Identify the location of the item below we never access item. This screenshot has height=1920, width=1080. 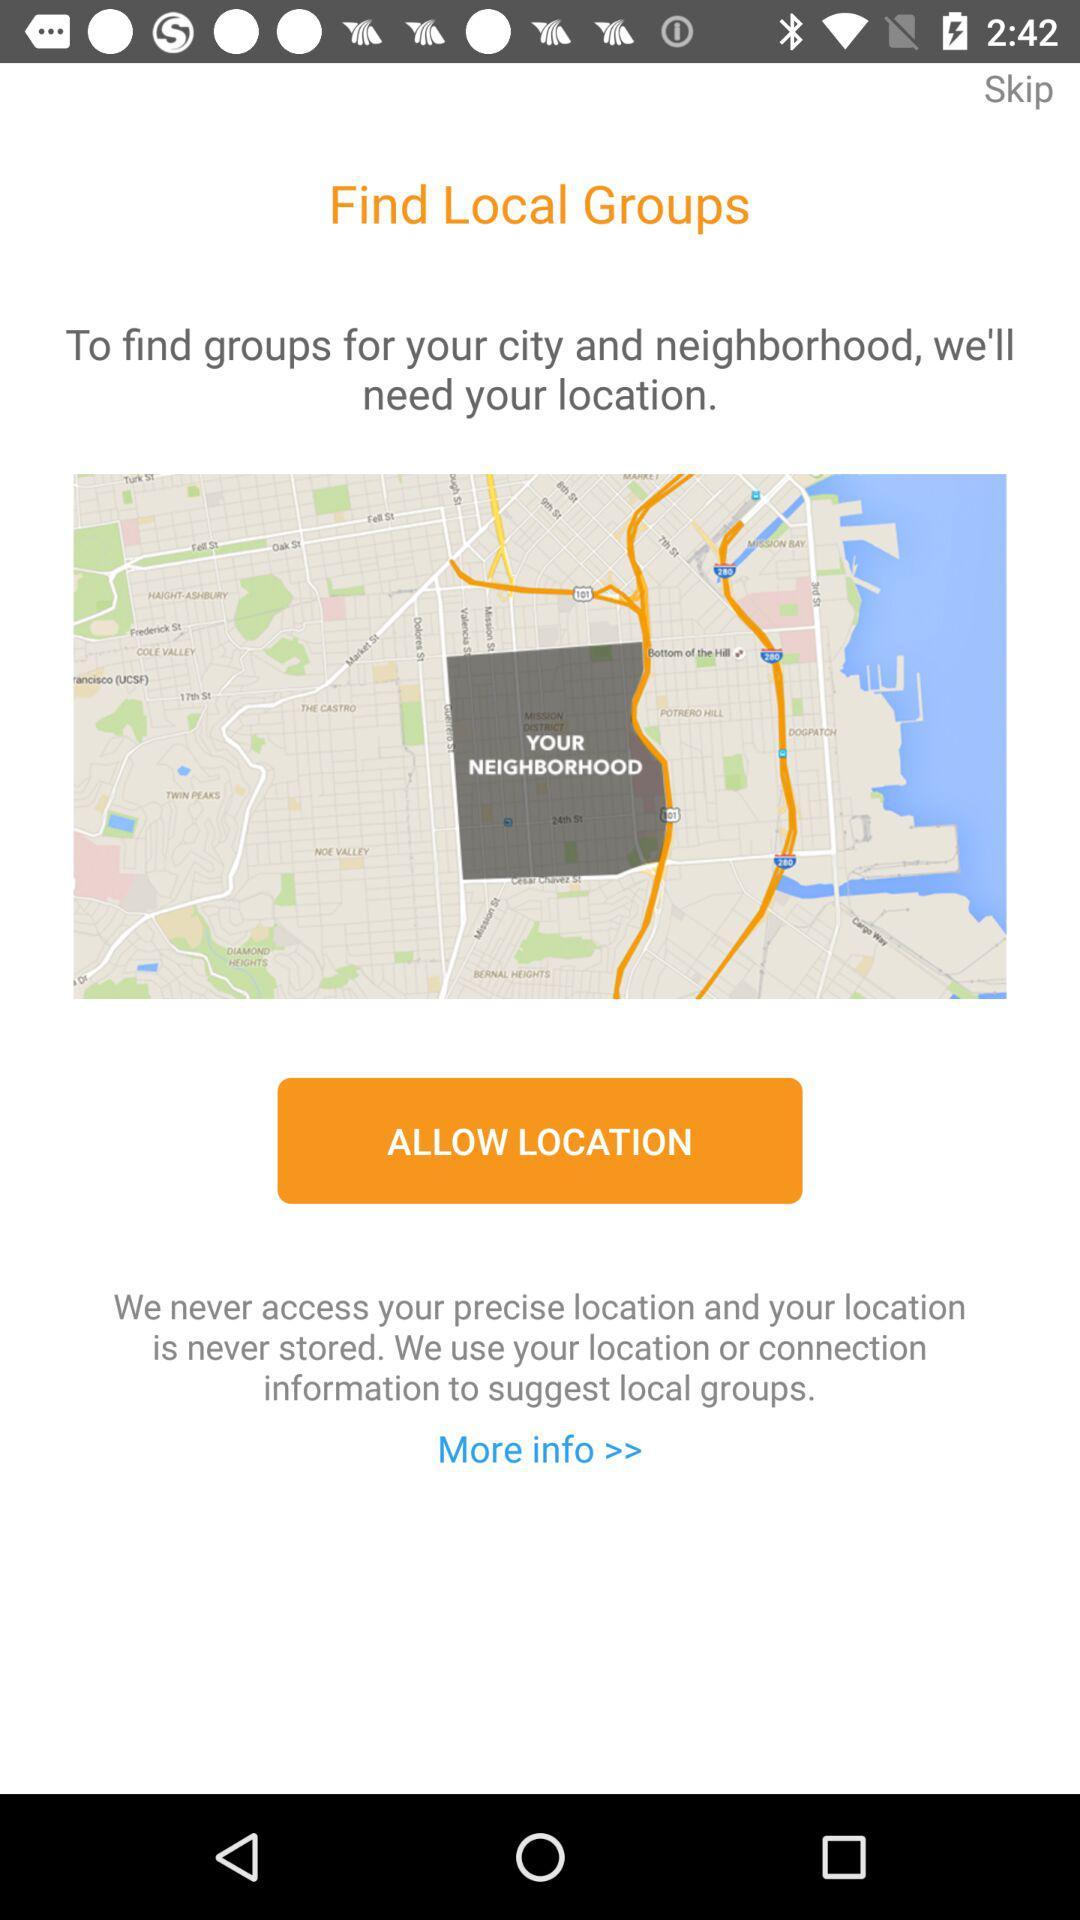
(540, 1448).